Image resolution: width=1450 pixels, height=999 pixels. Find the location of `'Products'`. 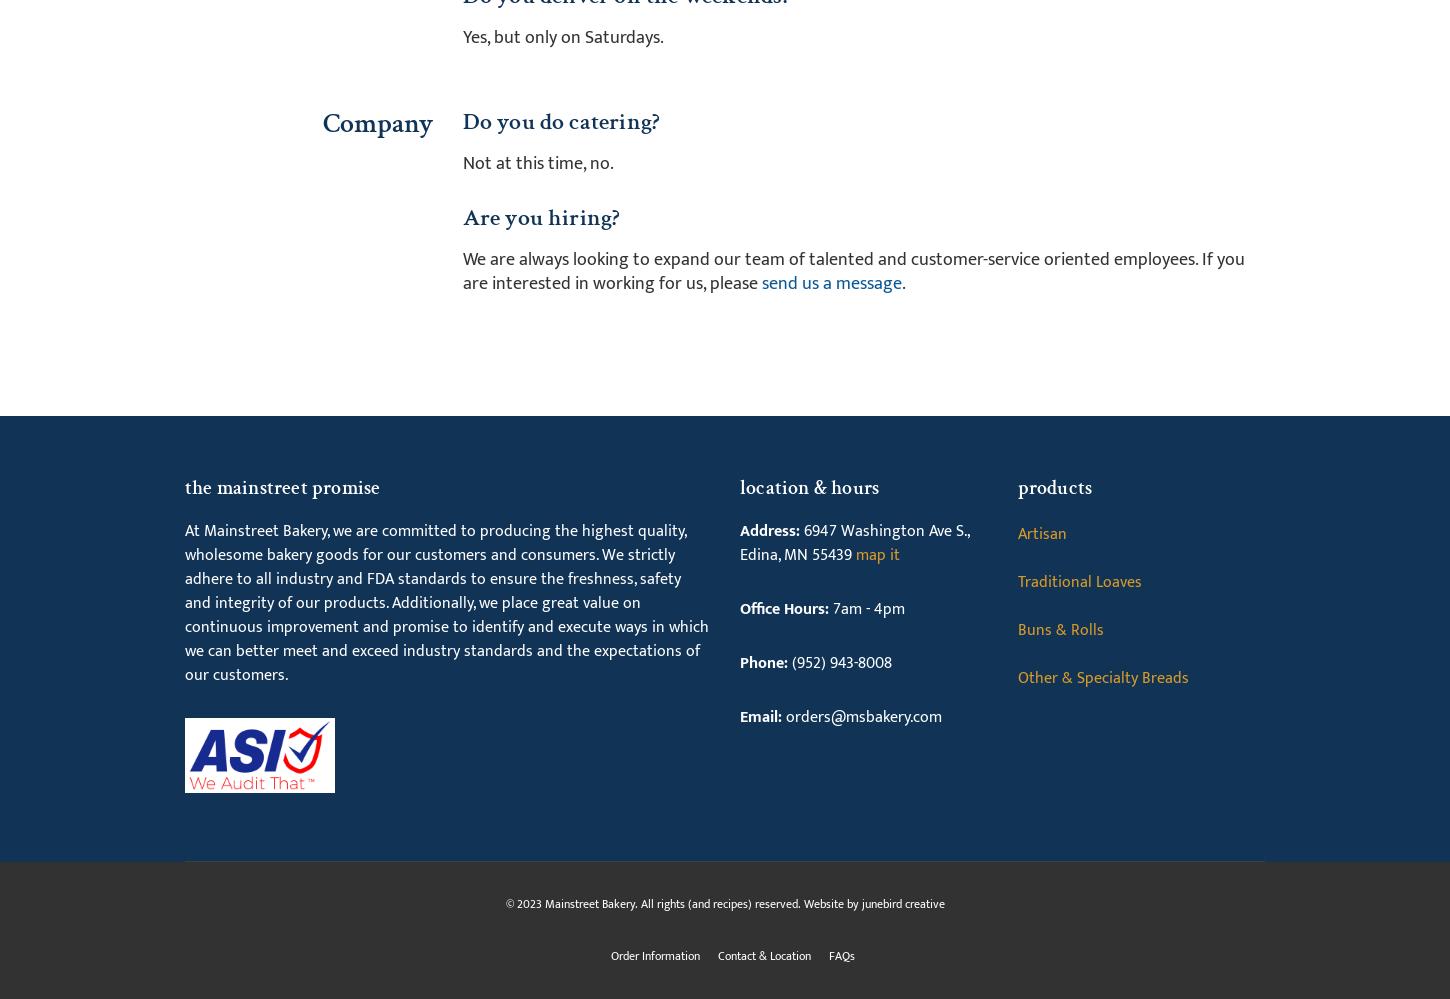

'Products' is located at coordinates (1054, 487).